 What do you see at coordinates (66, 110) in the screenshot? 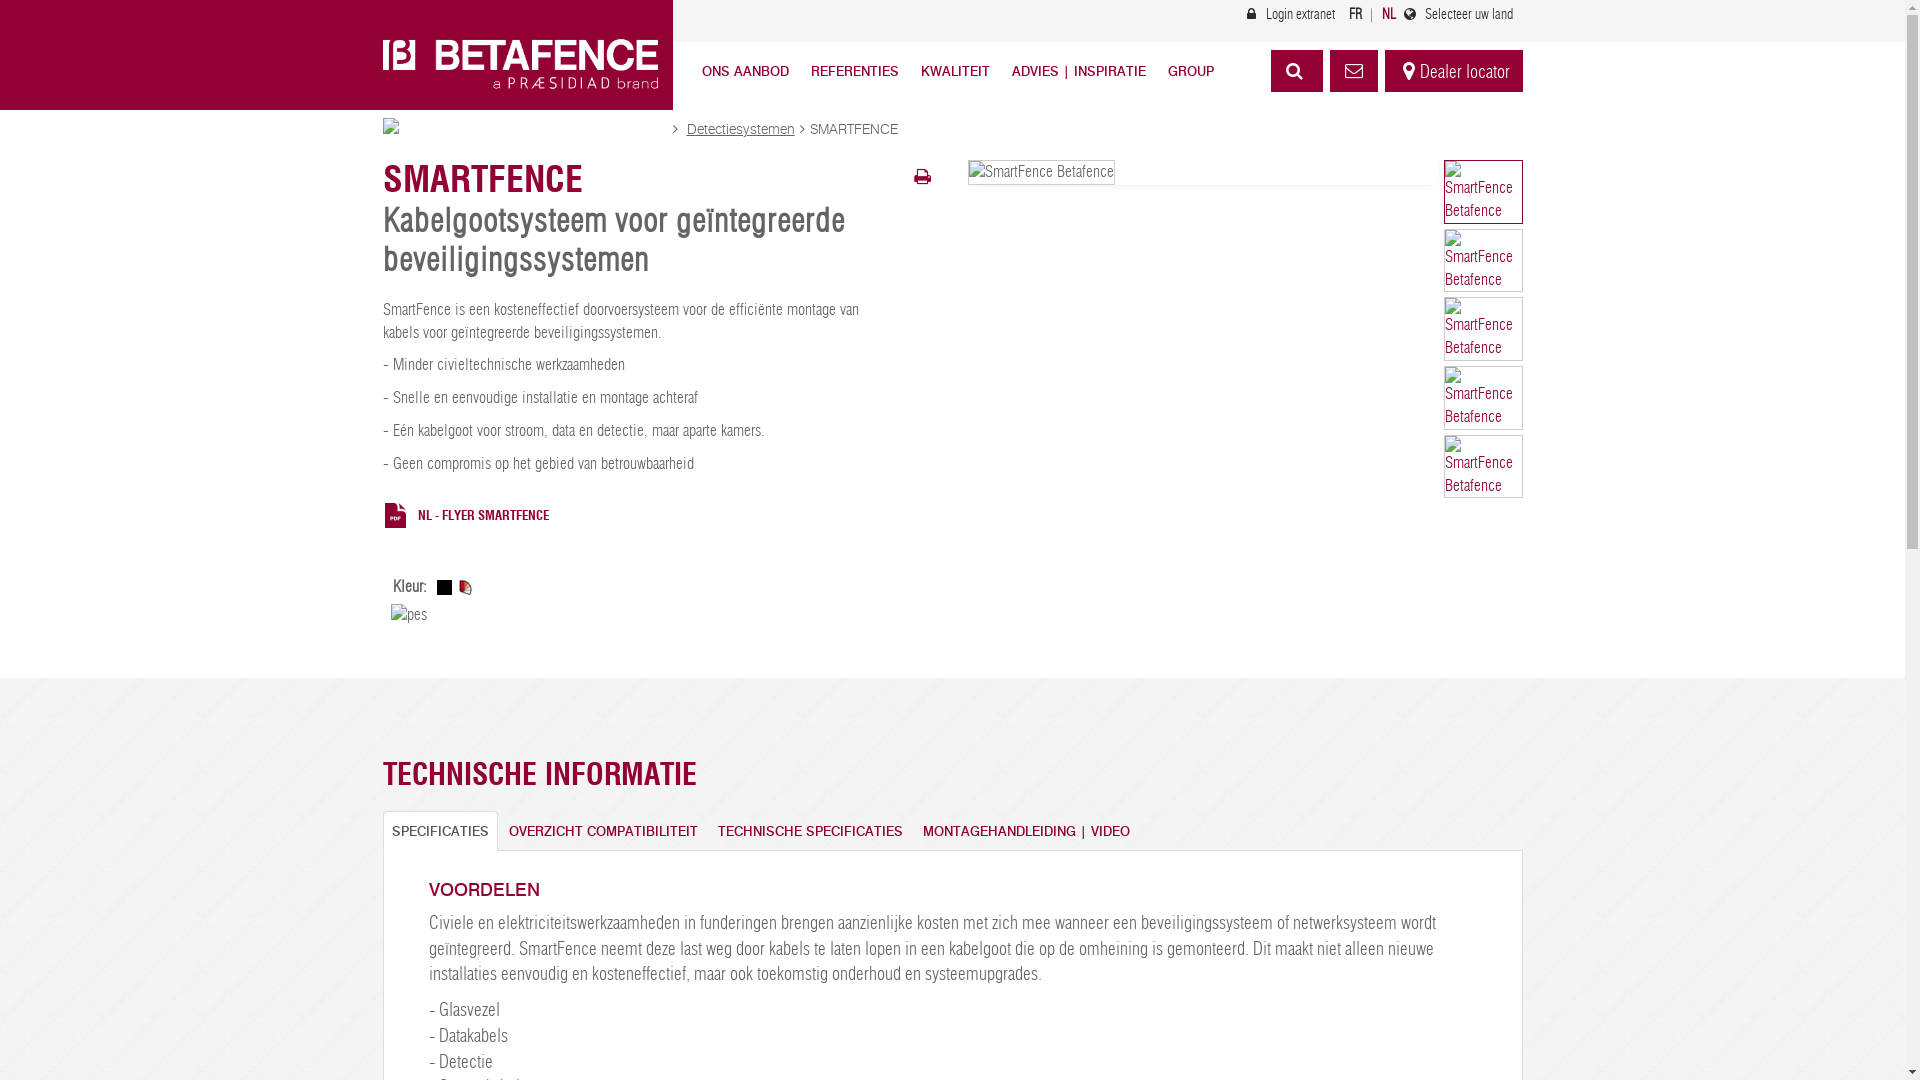
I see `'Skip to main content'` at bounding box center [66, 110].